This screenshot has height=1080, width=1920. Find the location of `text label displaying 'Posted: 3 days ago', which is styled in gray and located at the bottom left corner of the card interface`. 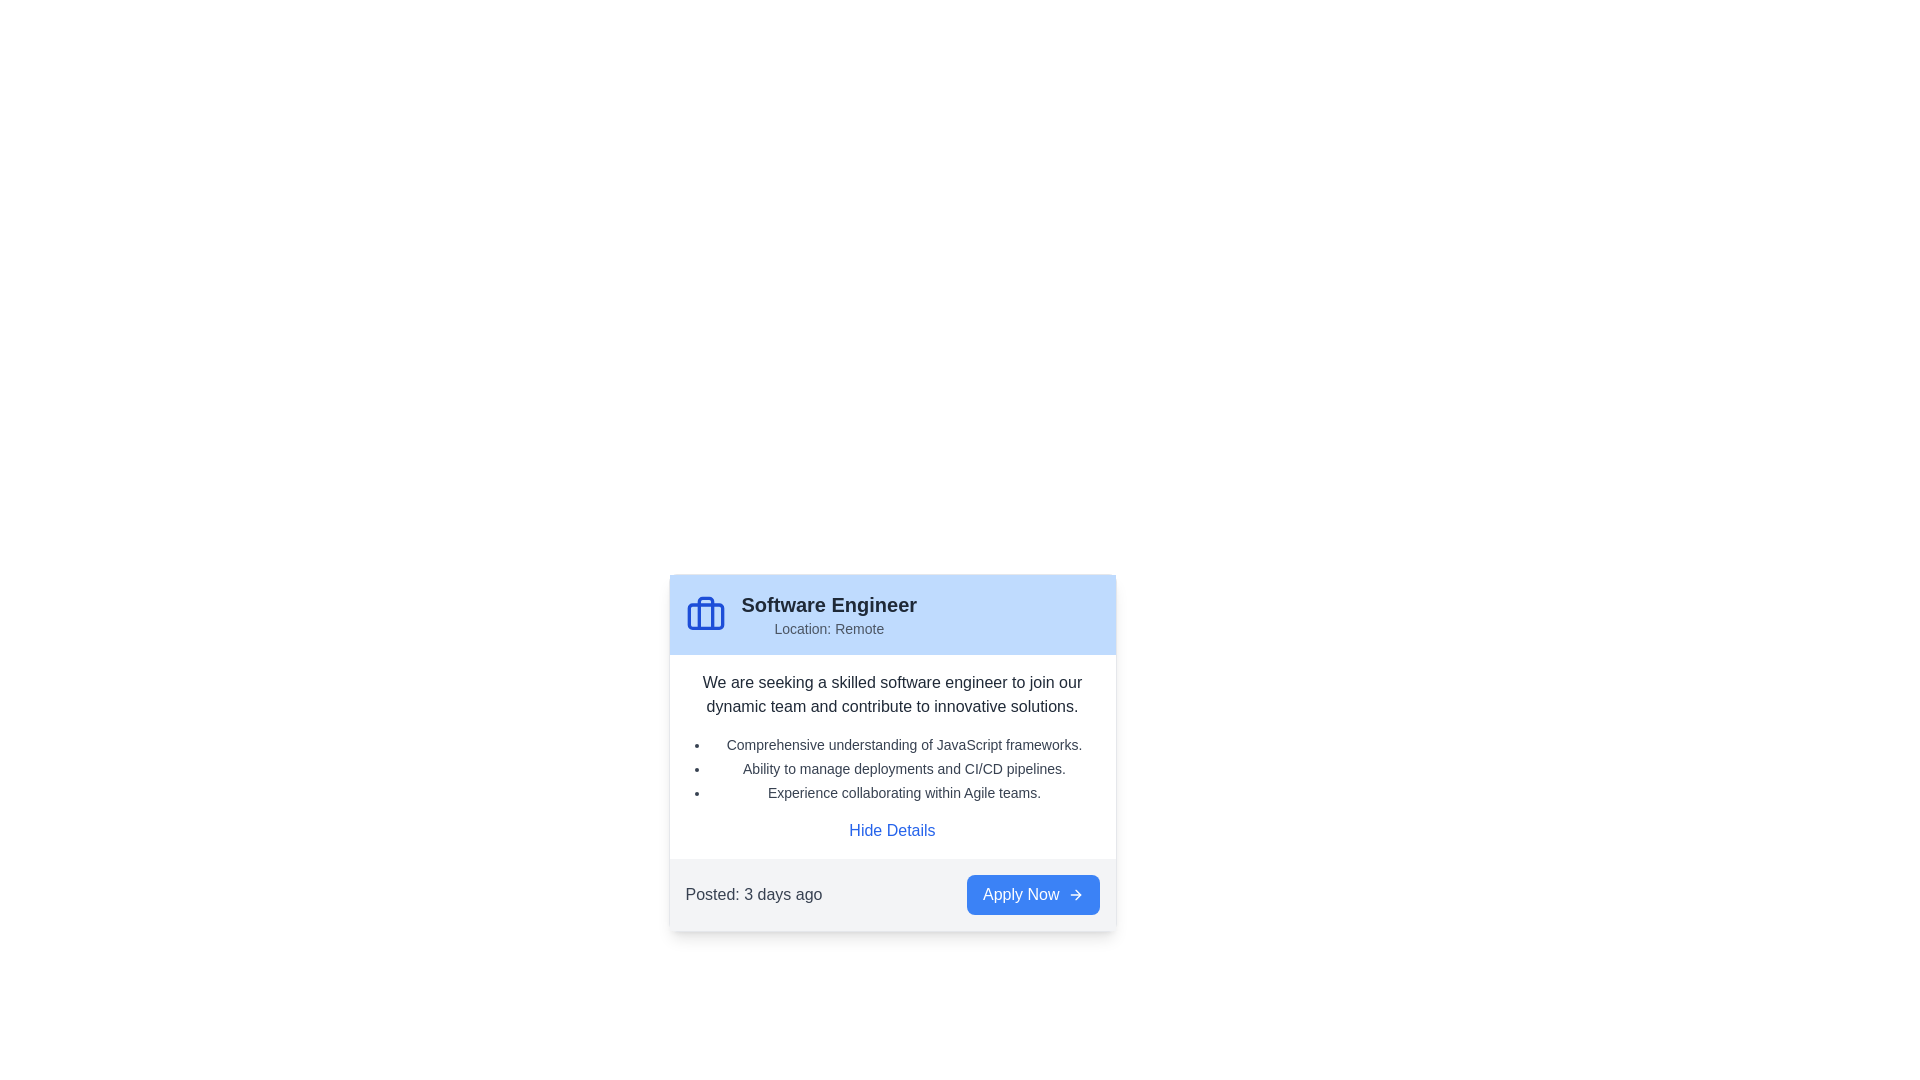

text label displaying 'Posted: 3 days ago', which is styled in gray and located at the bottom left corner of the card interface is located at coordinates (752, 893).